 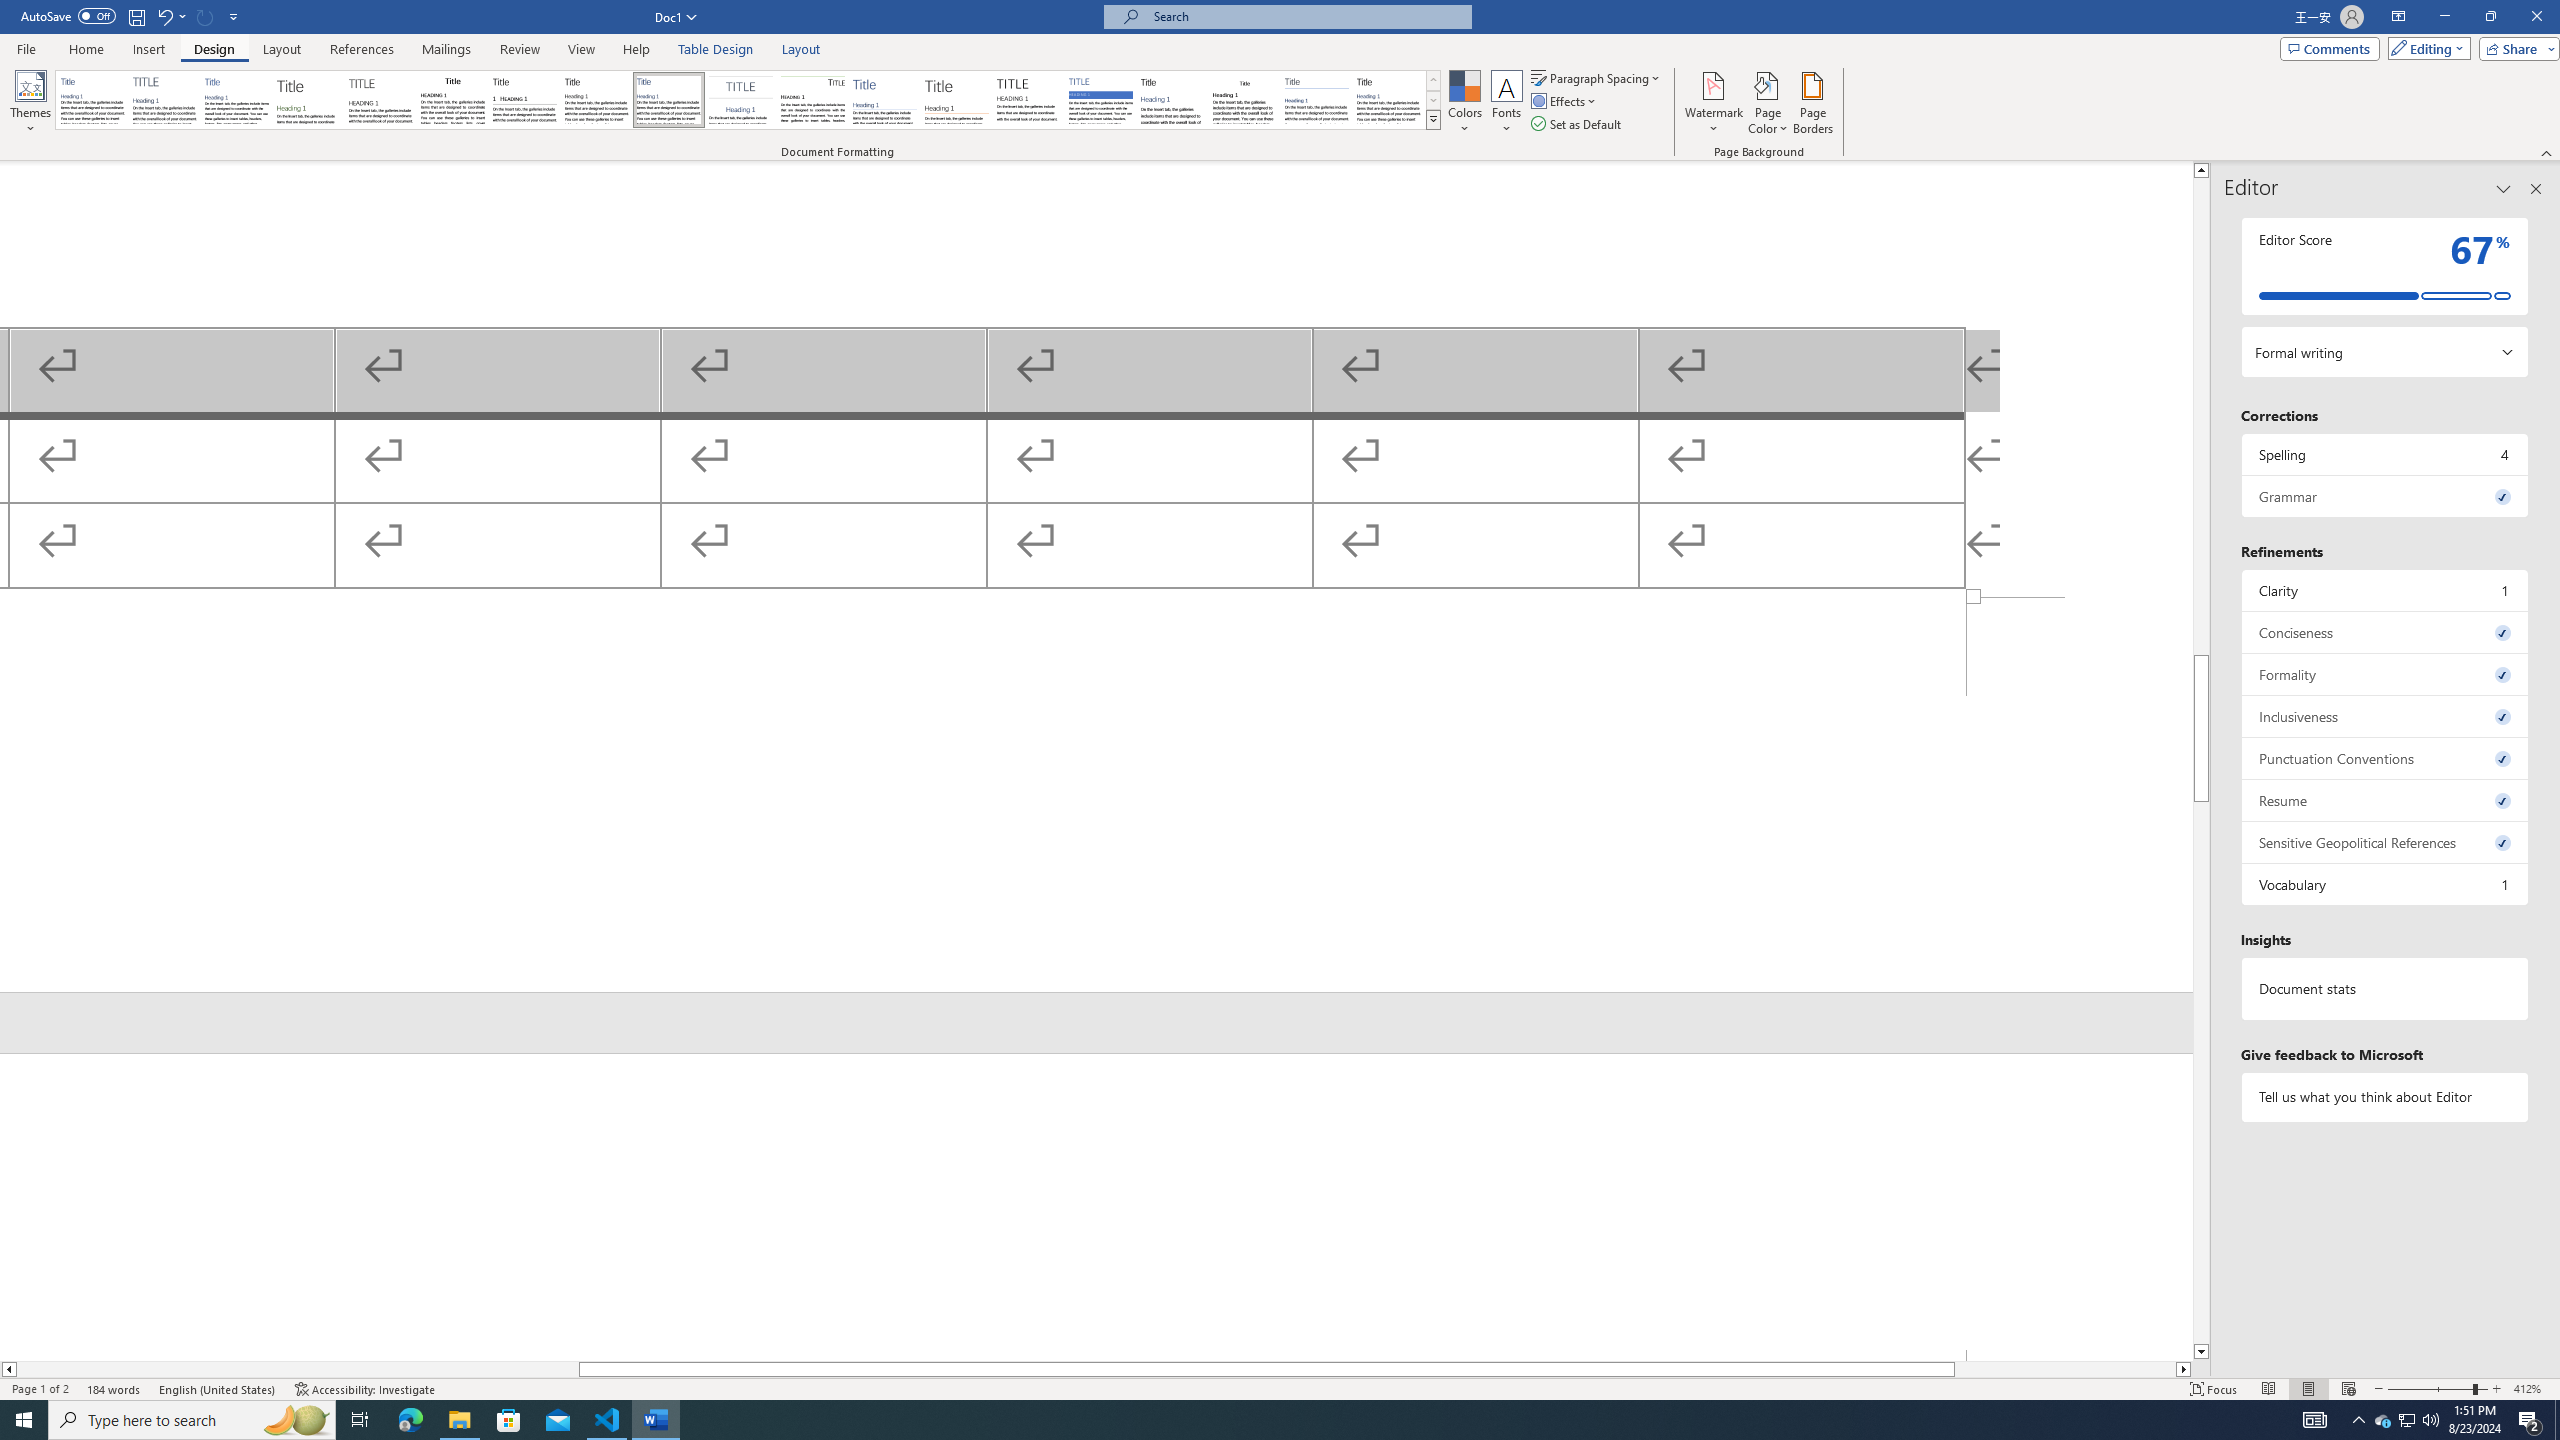 I want to click on 'Lines (Simple)', so click(x=884, y=99).